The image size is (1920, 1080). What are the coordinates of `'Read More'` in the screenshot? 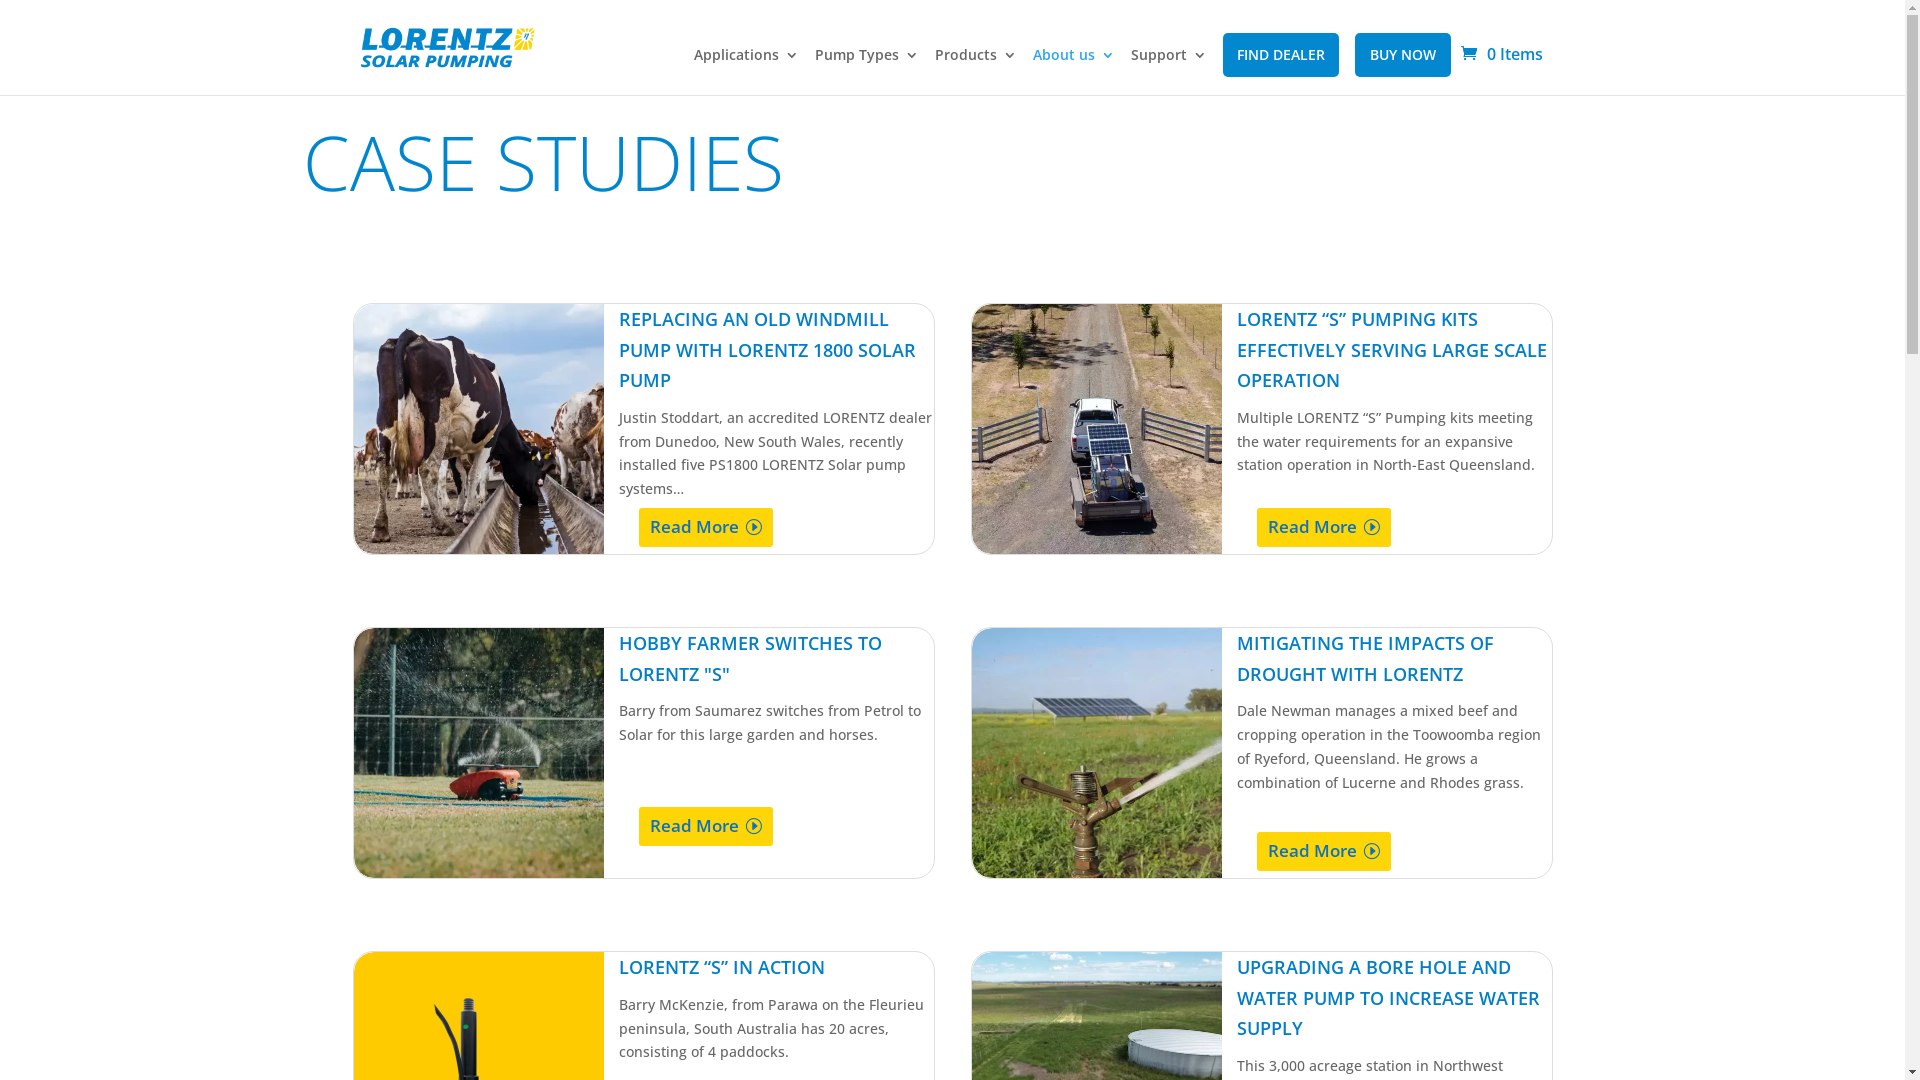 It's located at (706, 526).